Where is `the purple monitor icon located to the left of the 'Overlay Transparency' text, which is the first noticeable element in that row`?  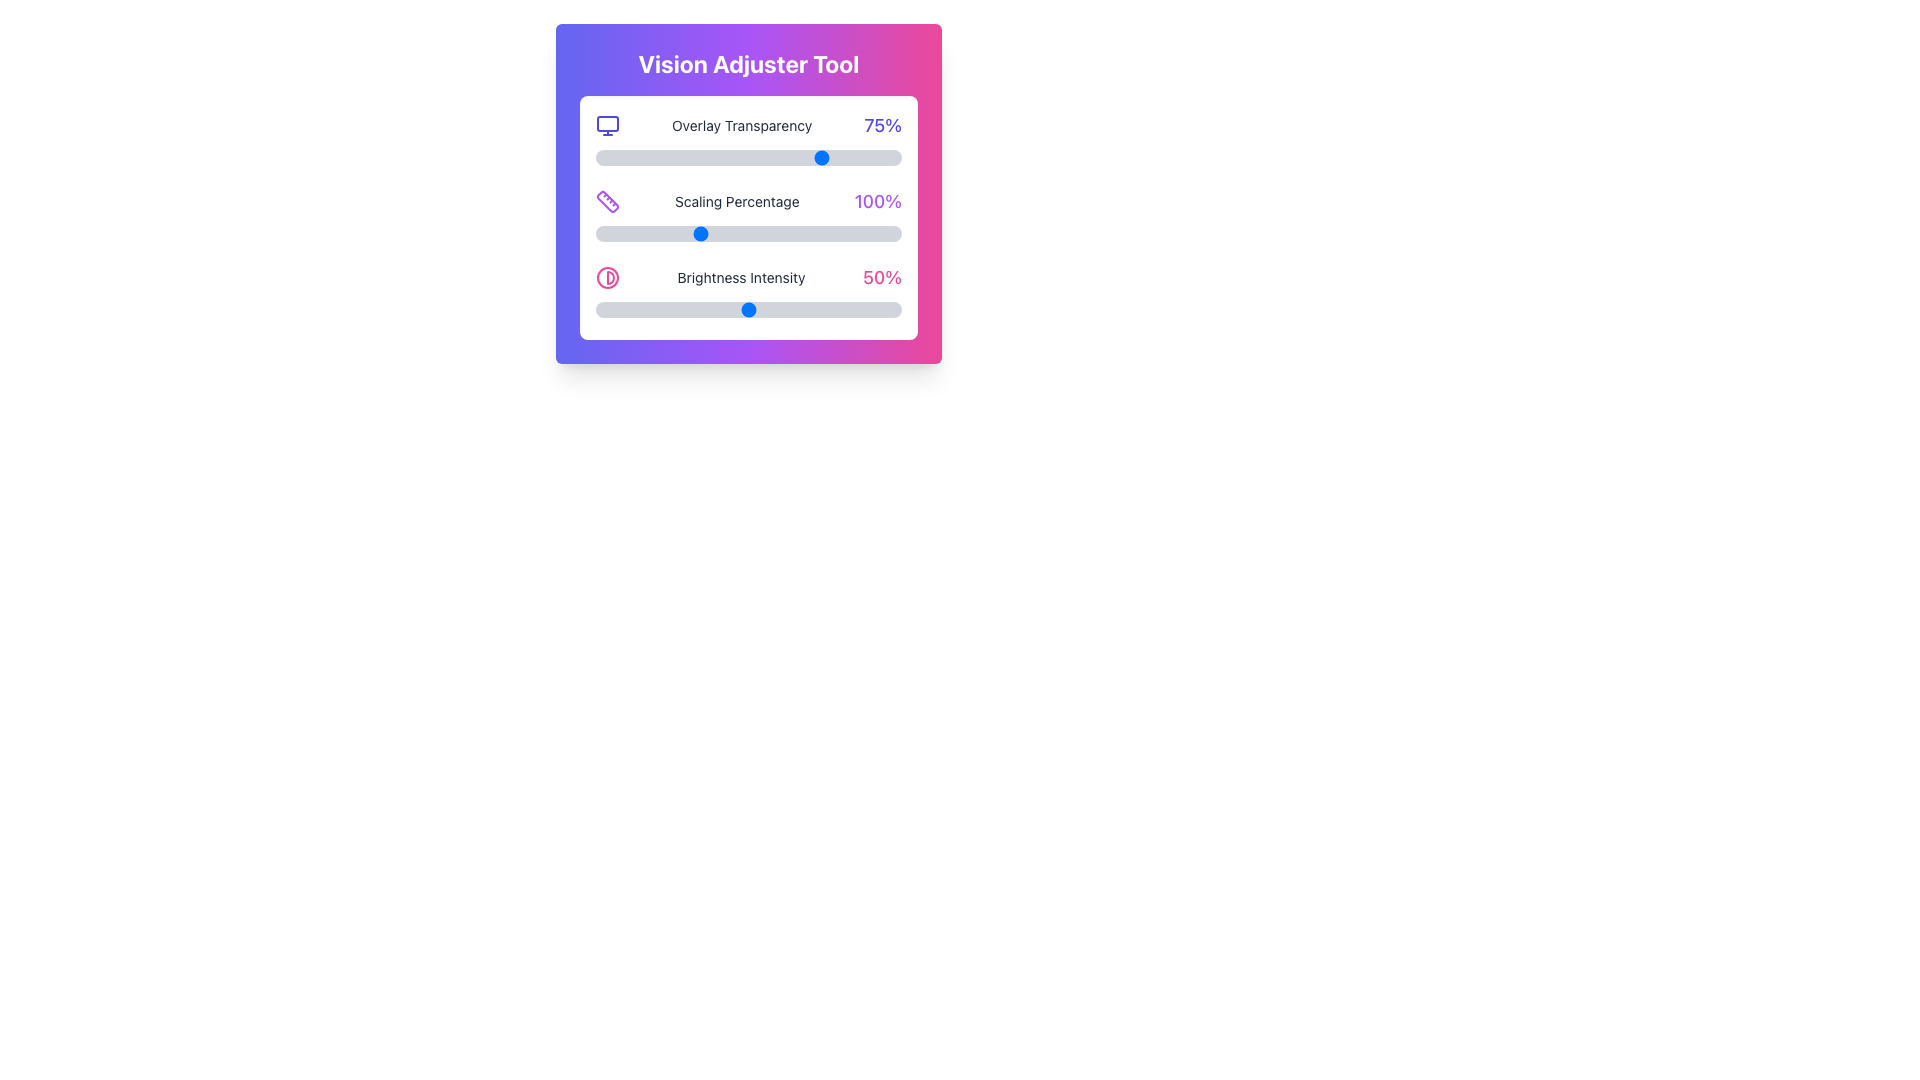 the purple monitor icon located to the left of the 'Overlay Transparency' text, which is the first noticeable element in that row is located at coordinates (607, 126).